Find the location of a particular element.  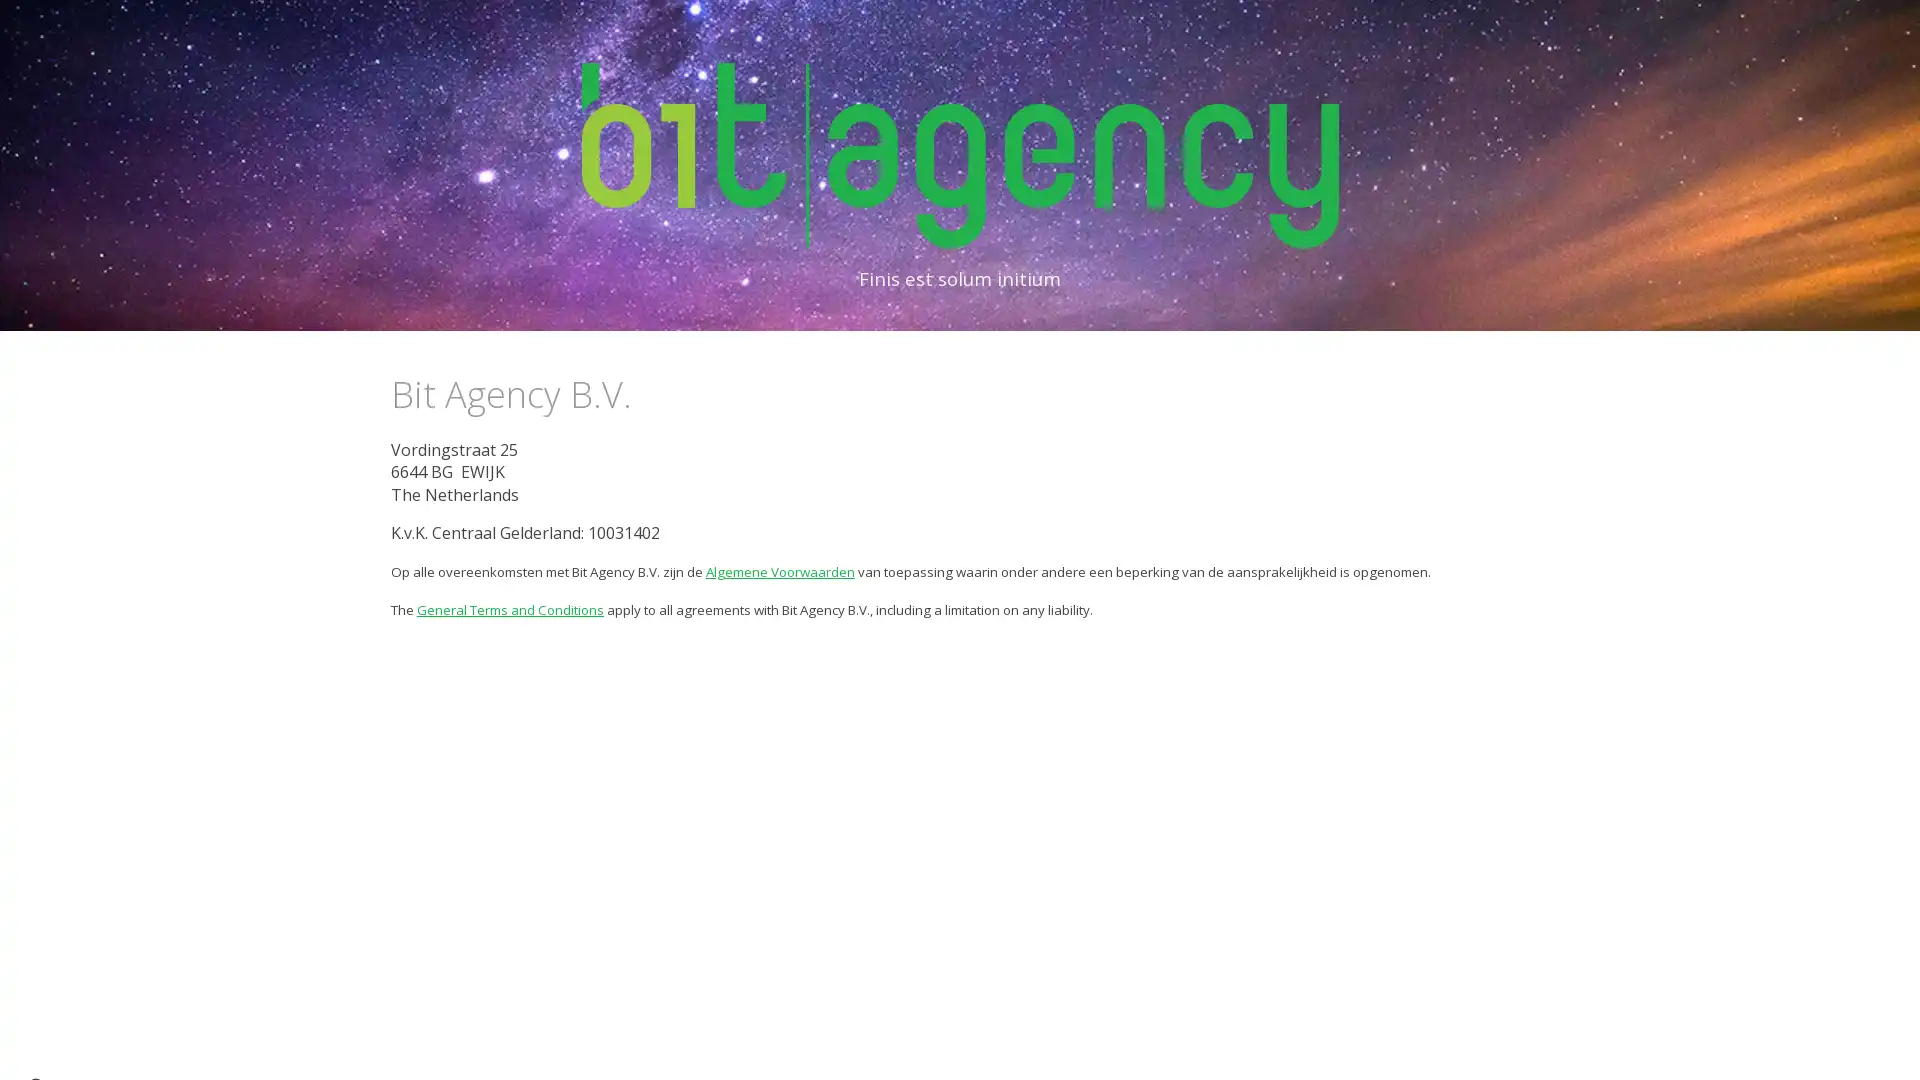

Report abuse is located at coordinates (156, 1044).